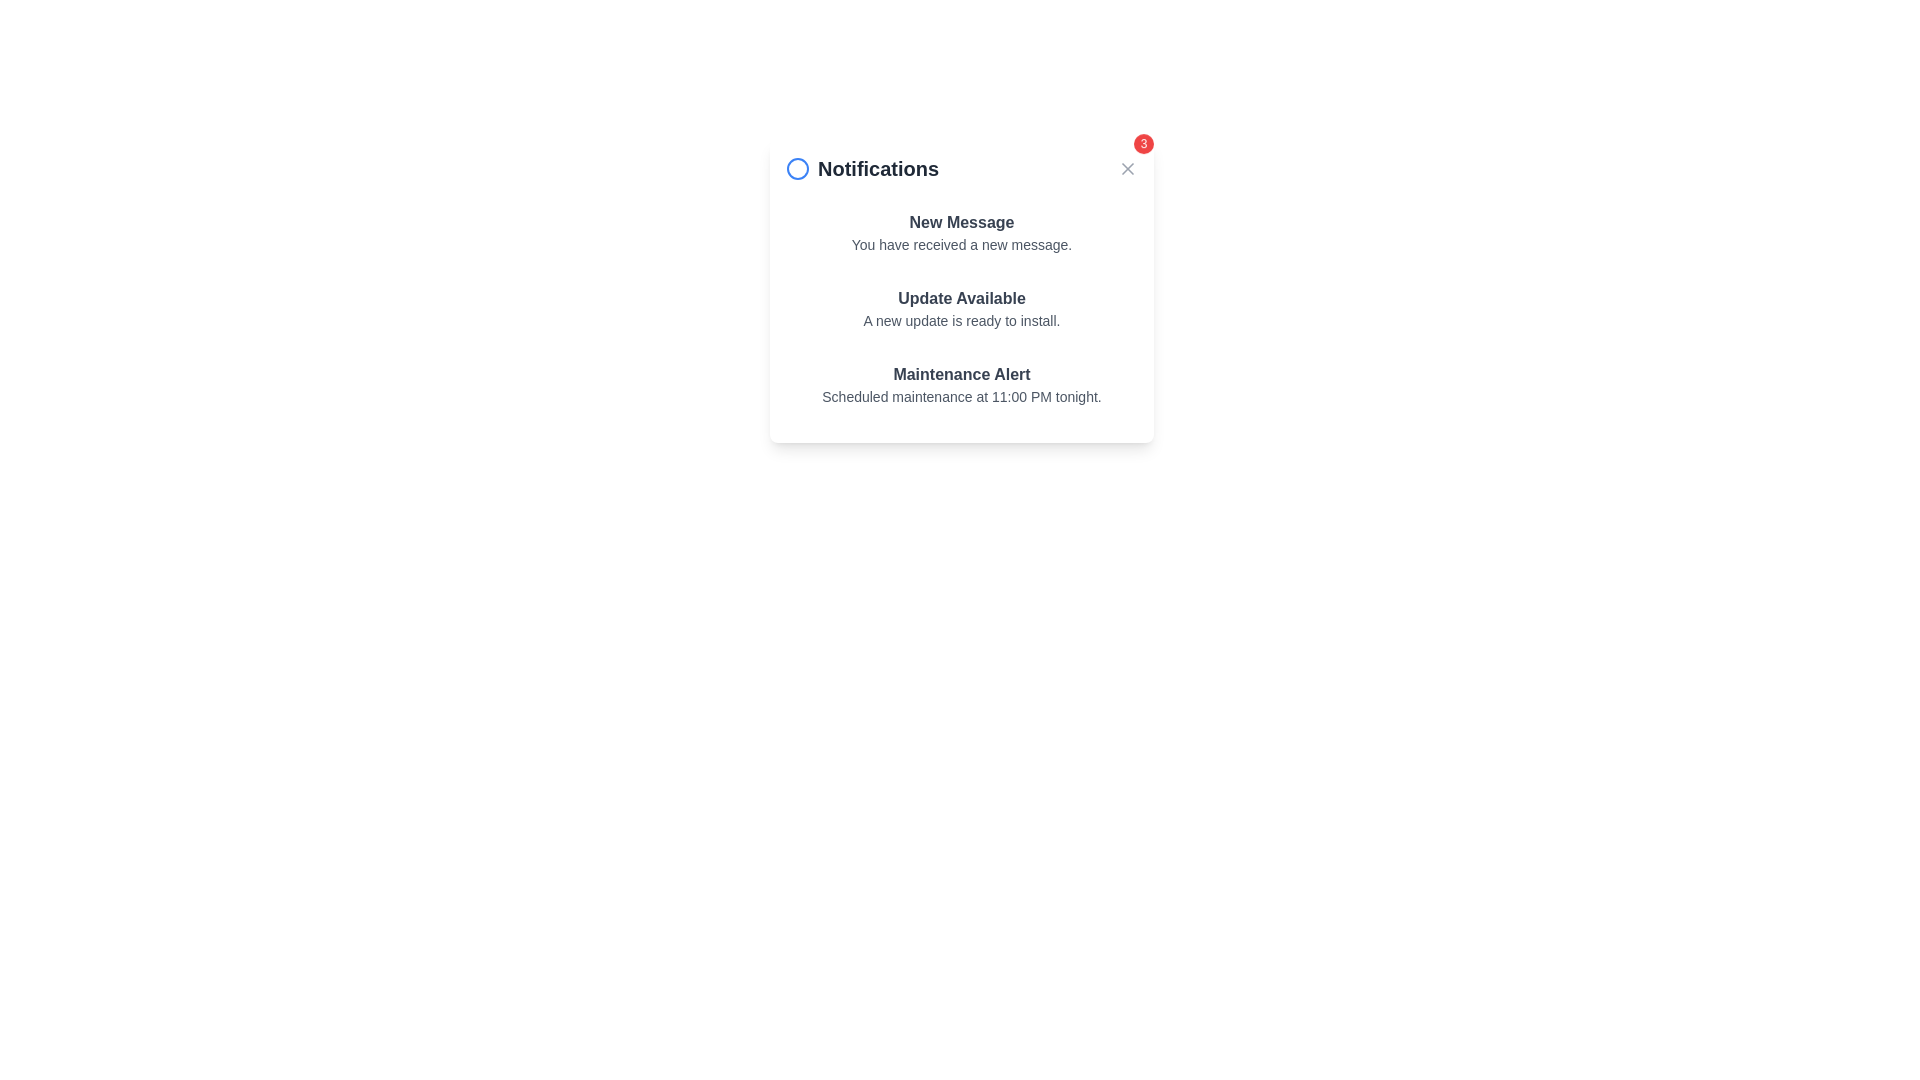 The image size is (1920, 1080). What do you see at coordinates (961, 290) in the screenshot?
I see `second notification in the popup about the software update that is ready to be installed` at bounding box center [961, 290].